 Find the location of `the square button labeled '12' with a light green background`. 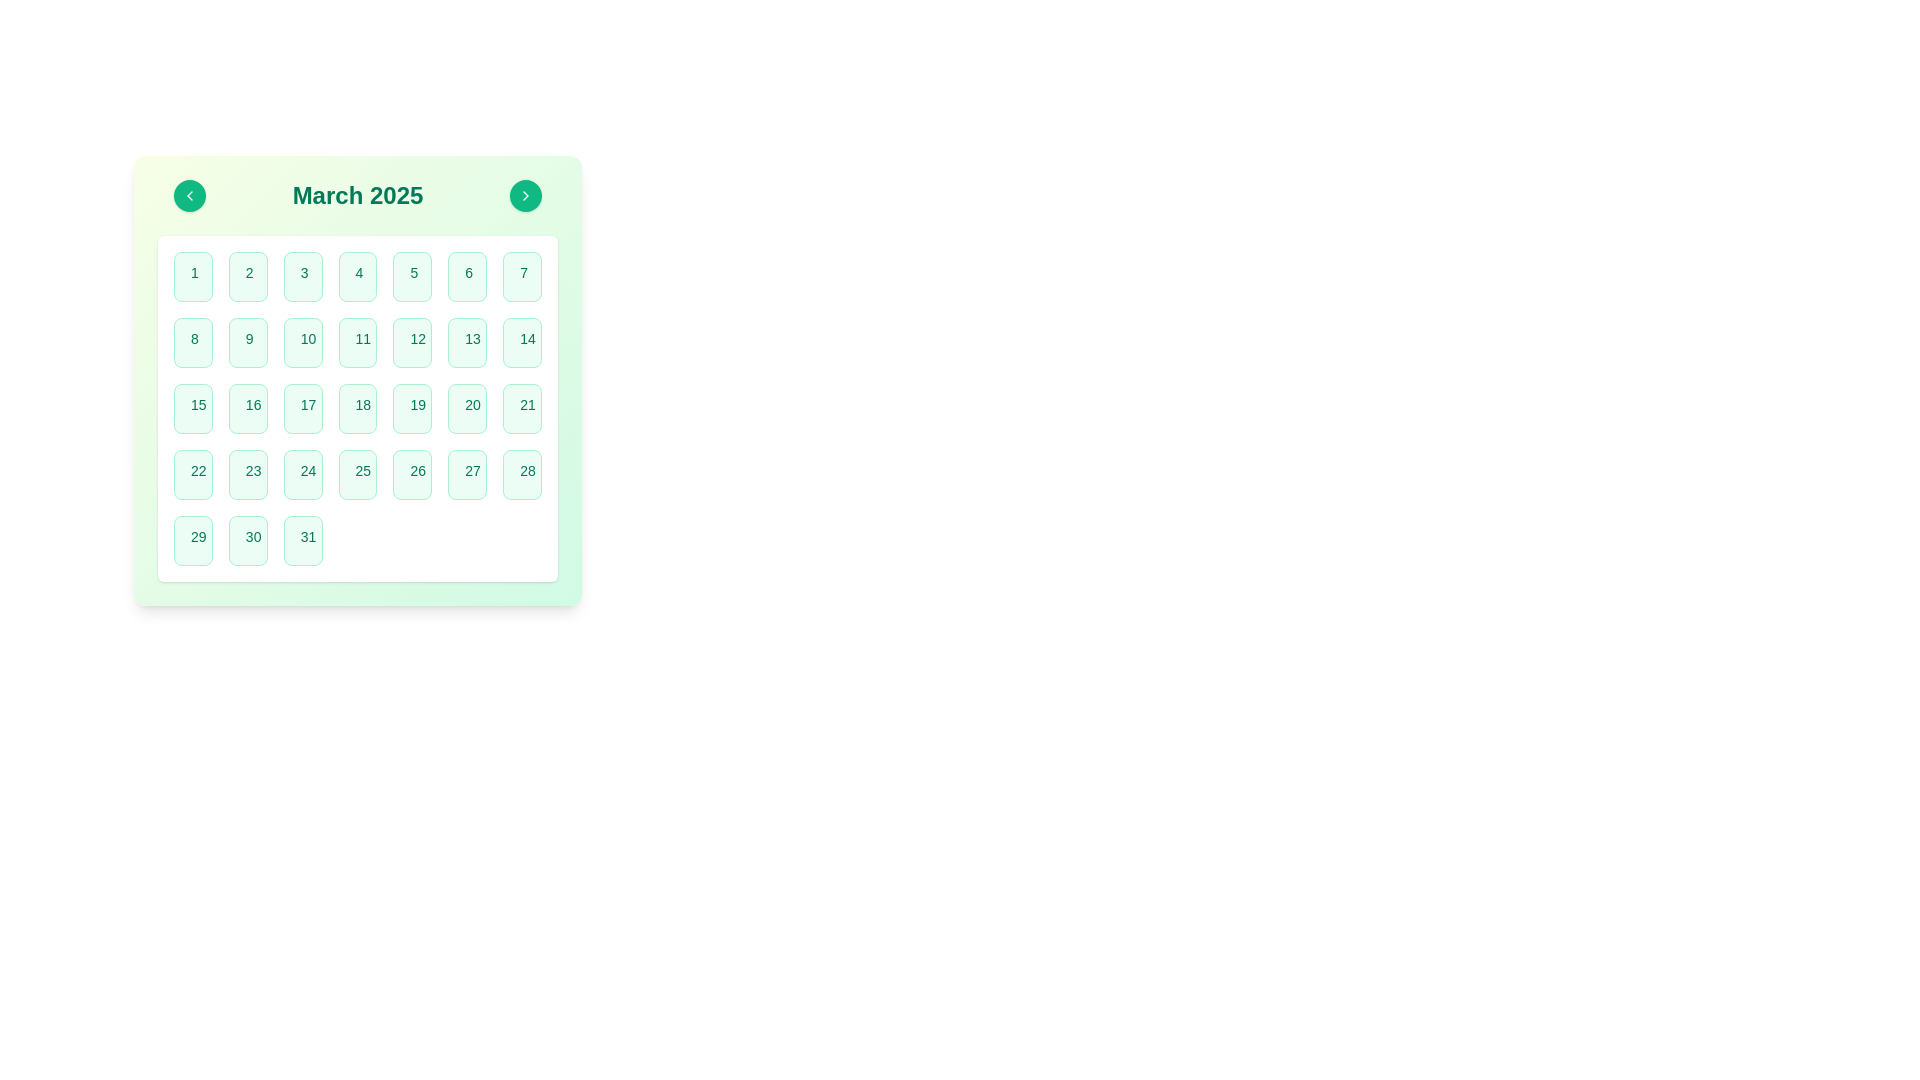

the square button labeled '12' with a light green background is located at coordinates (411, 342).